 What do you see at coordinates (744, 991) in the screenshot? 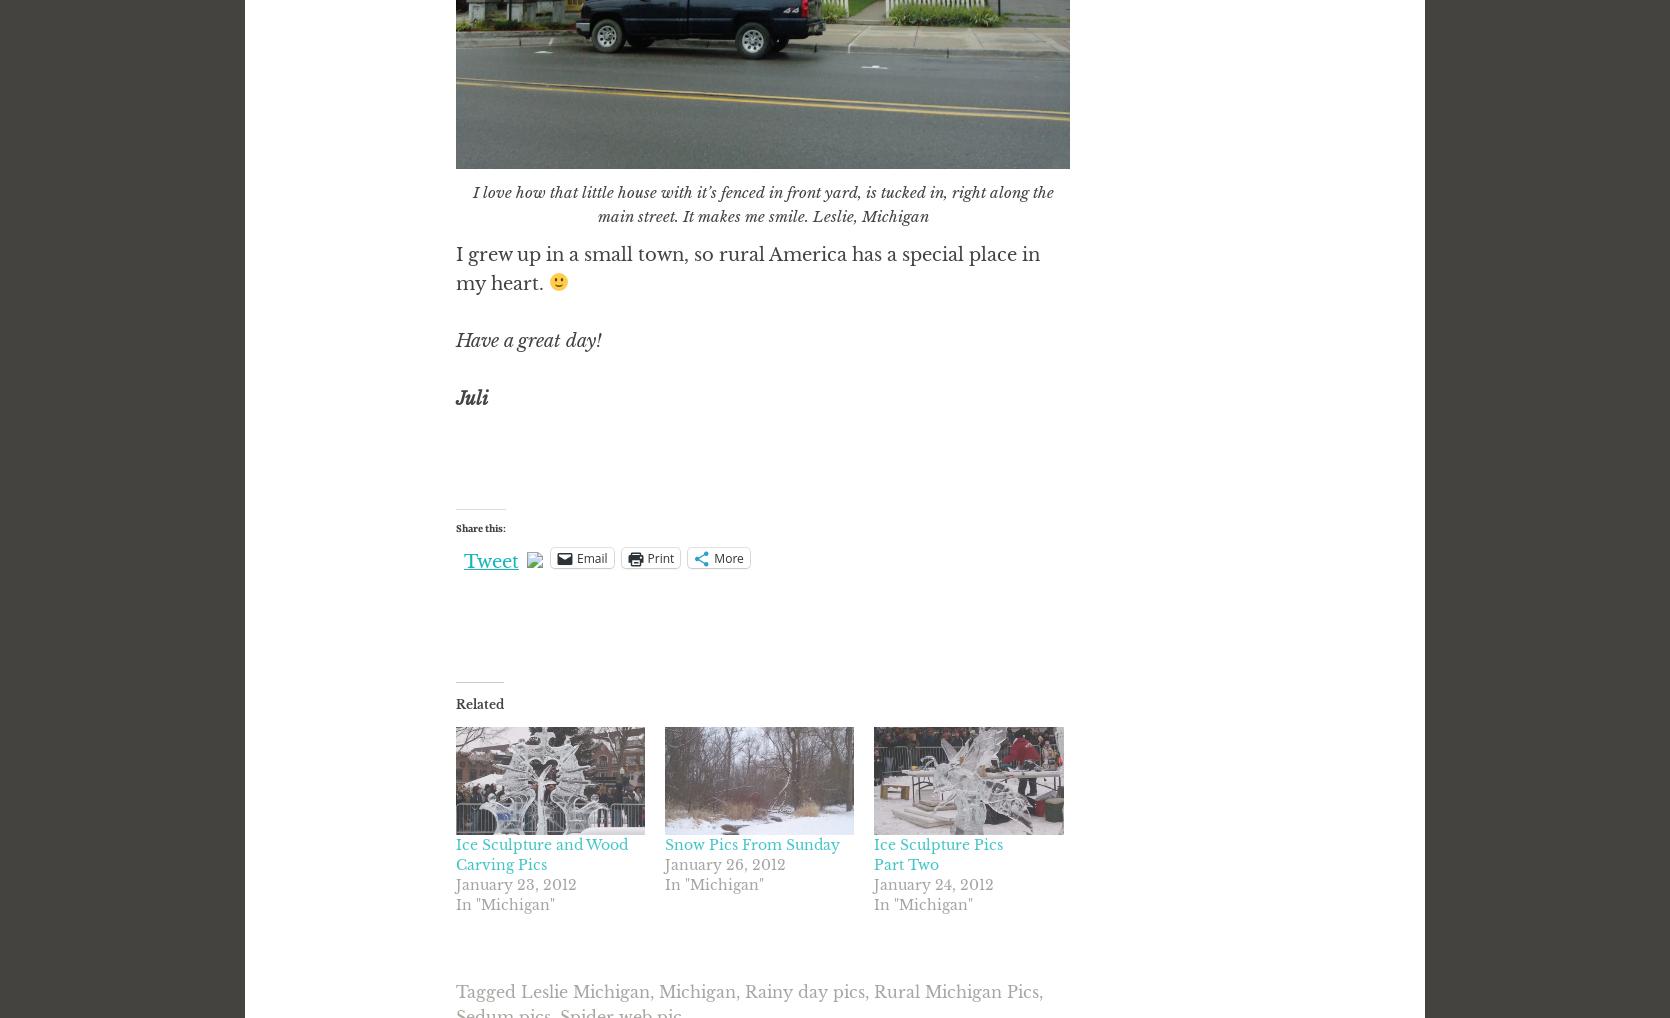
I see `'Rainy day pics'` at bounding box center [744, 991].